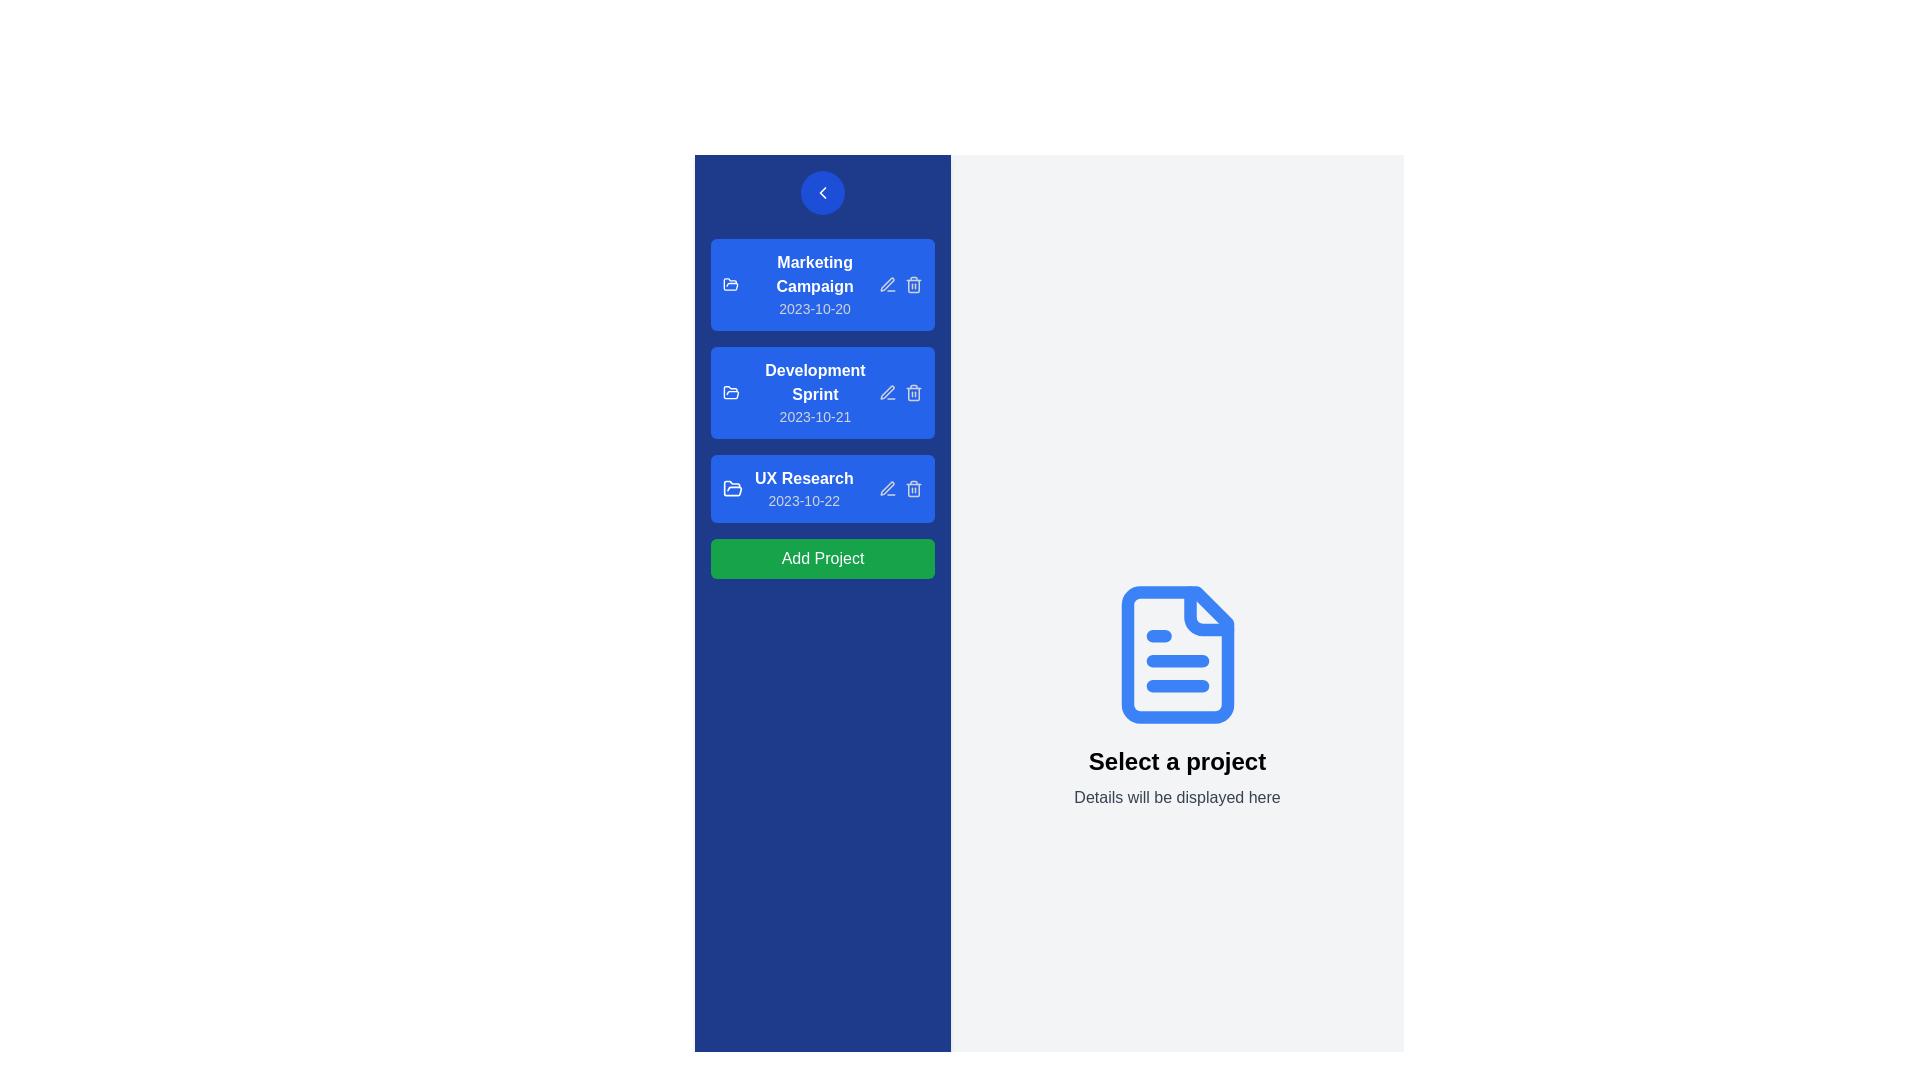 The width and height of the screenshot is (1920, 1080). I want to click on the folder icon representing the 'Marketing Campaign' project in the left sidebar, so click(730, 285).